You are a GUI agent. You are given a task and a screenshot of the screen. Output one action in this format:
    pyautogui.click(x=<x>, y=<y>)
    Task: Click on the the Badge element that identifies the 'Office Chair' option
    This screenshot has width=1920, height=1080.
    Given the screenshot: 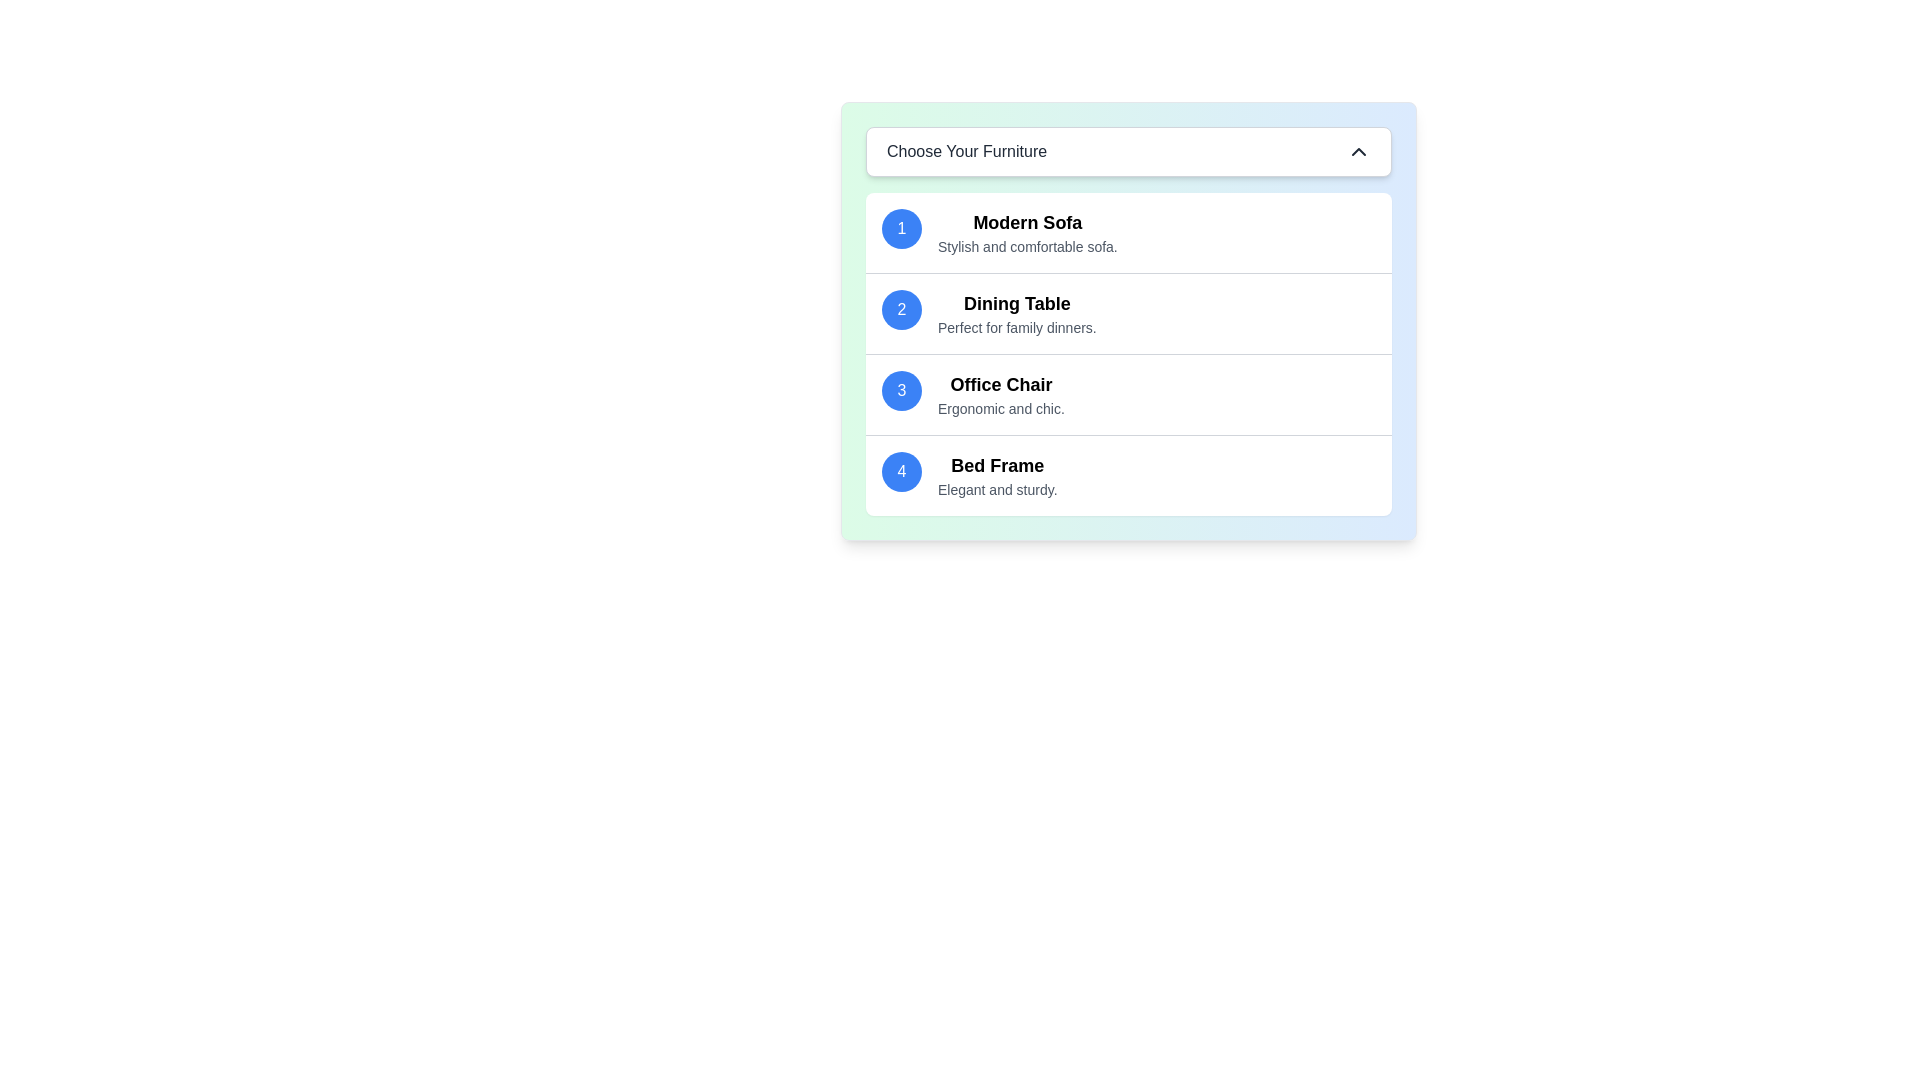 What is the action you would take?
    pyautogui.click(x=901, y=390)
    